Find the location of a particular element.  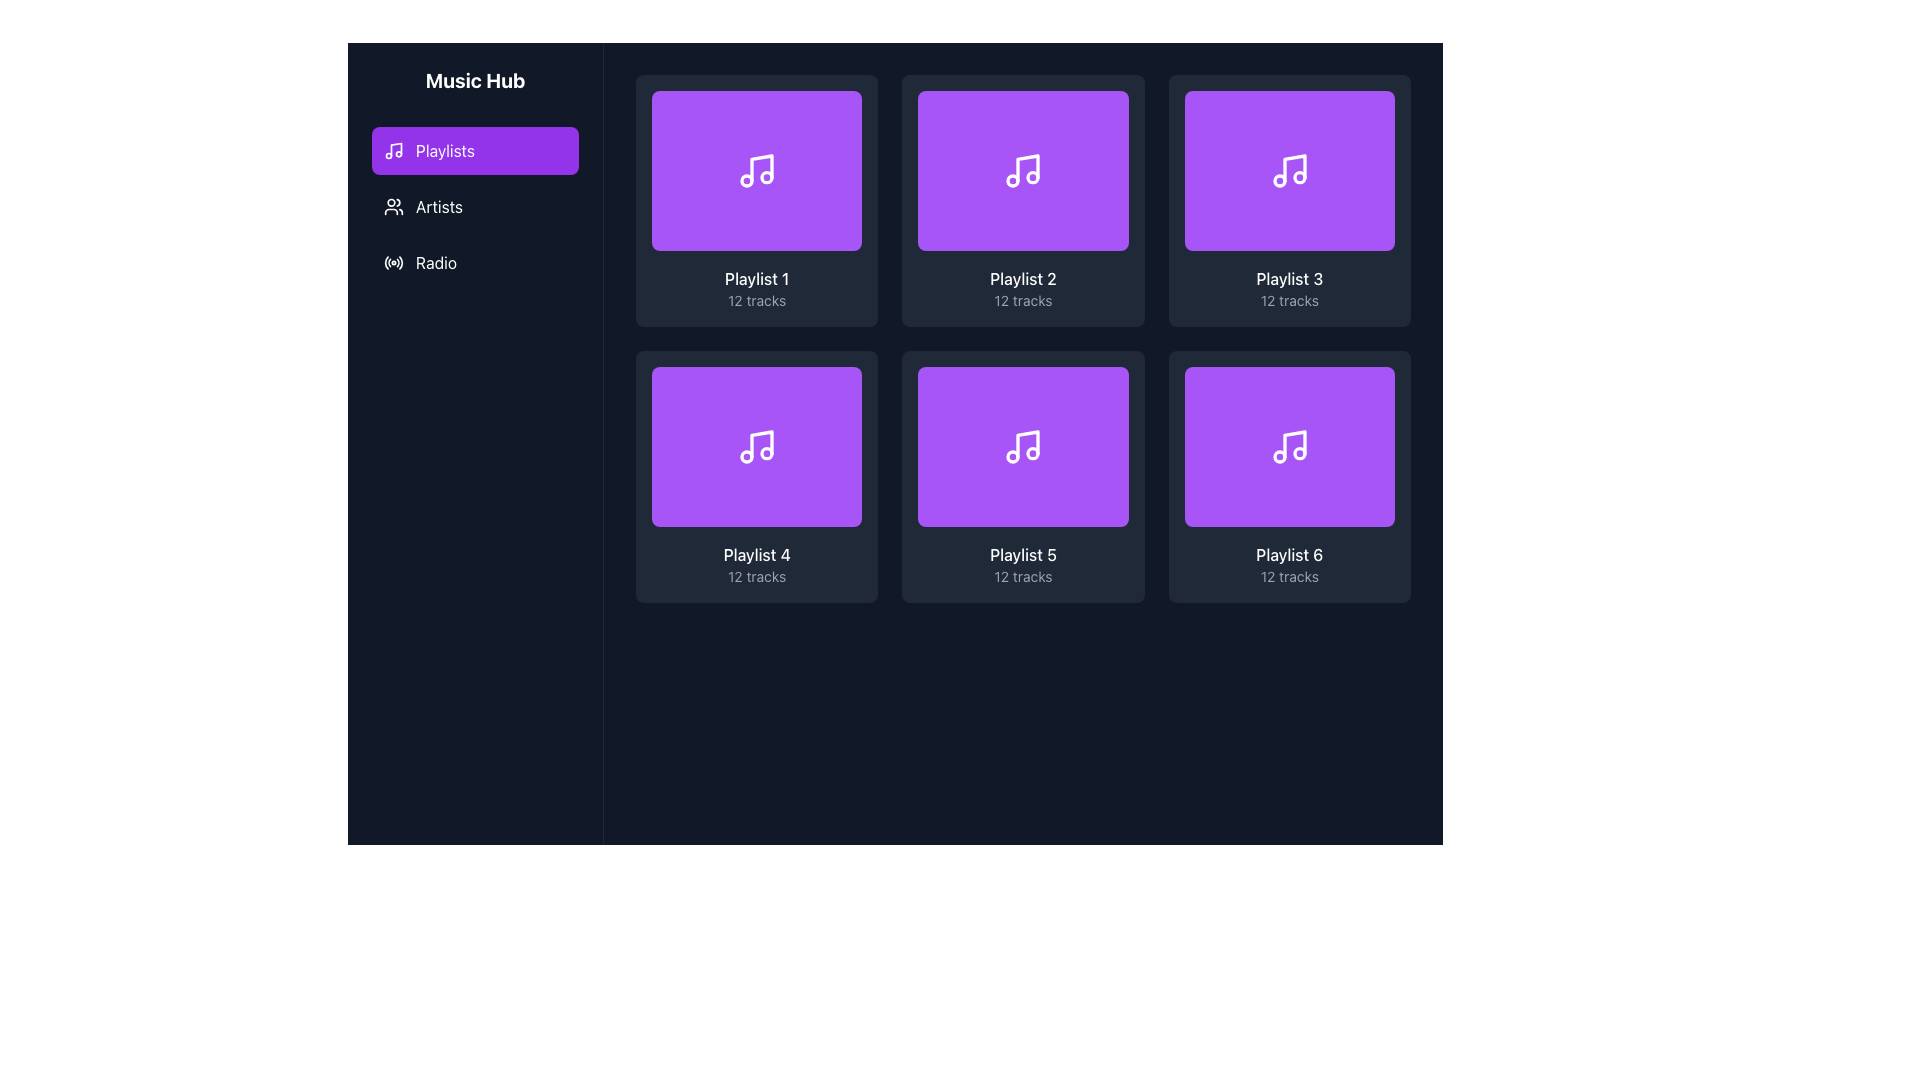

the small circular shape within the SVG icon of the music note on the first playlist card labeled 'Playlist 1' is located at coordinates (766, 176).